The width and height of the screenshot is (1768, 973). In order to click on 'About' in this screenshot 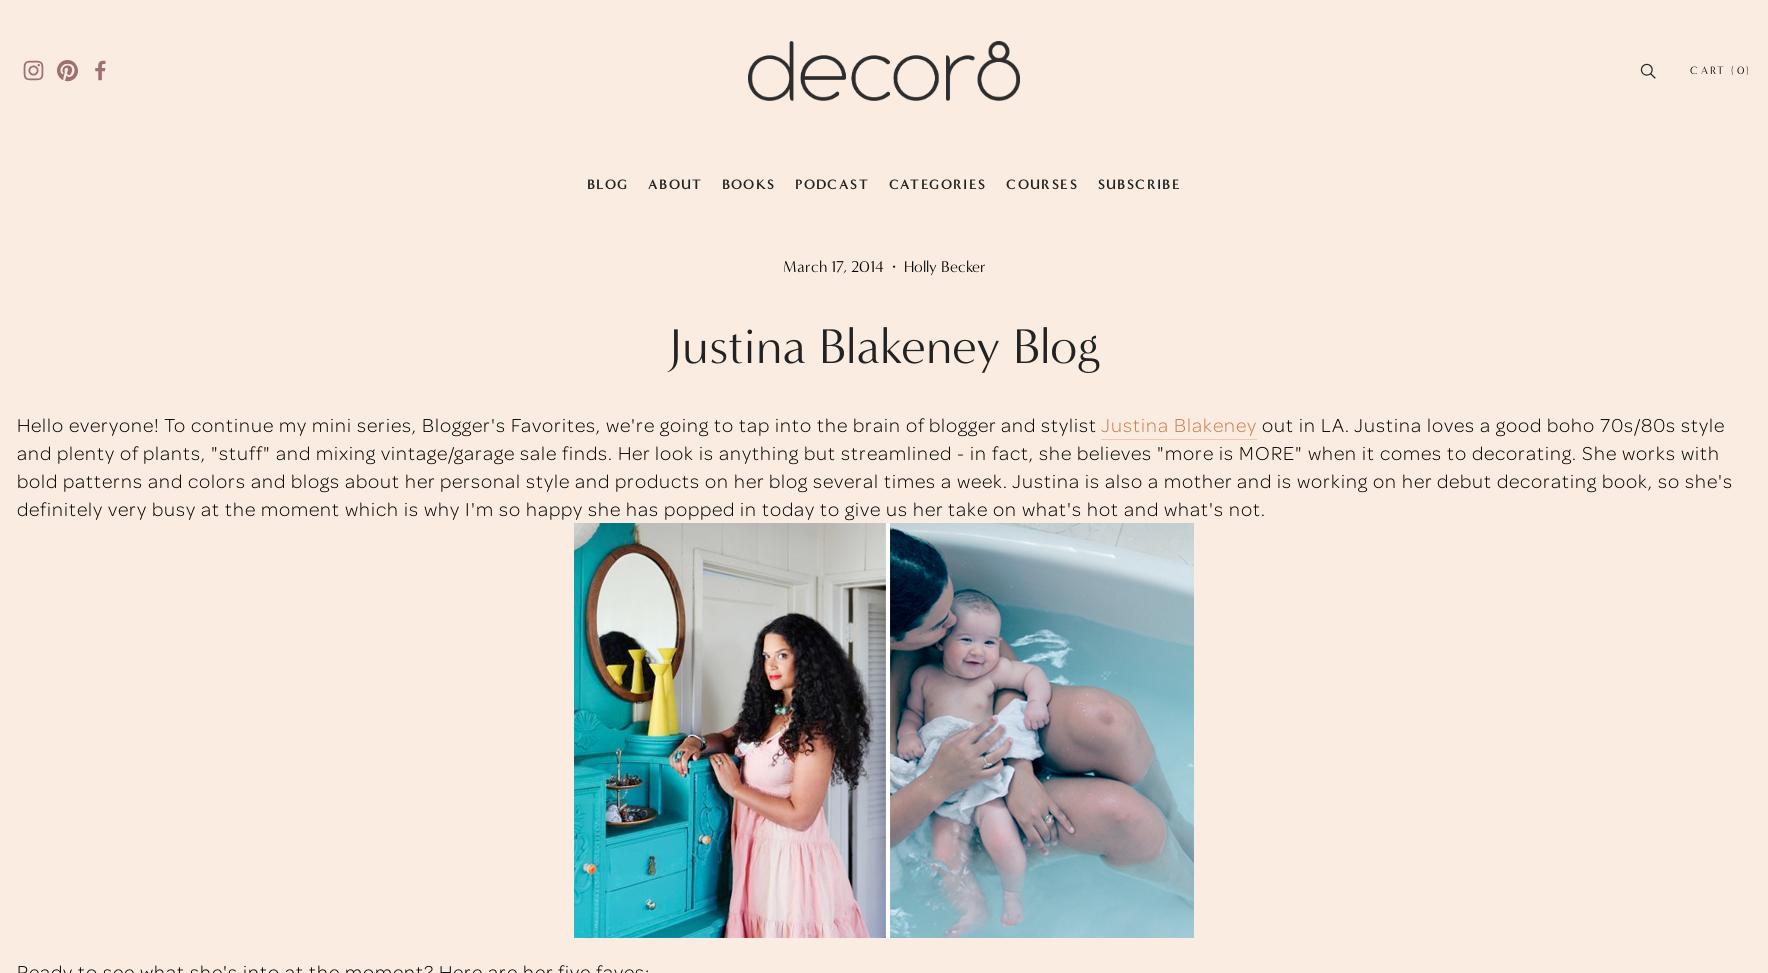, I will do `click(675, 183)`.